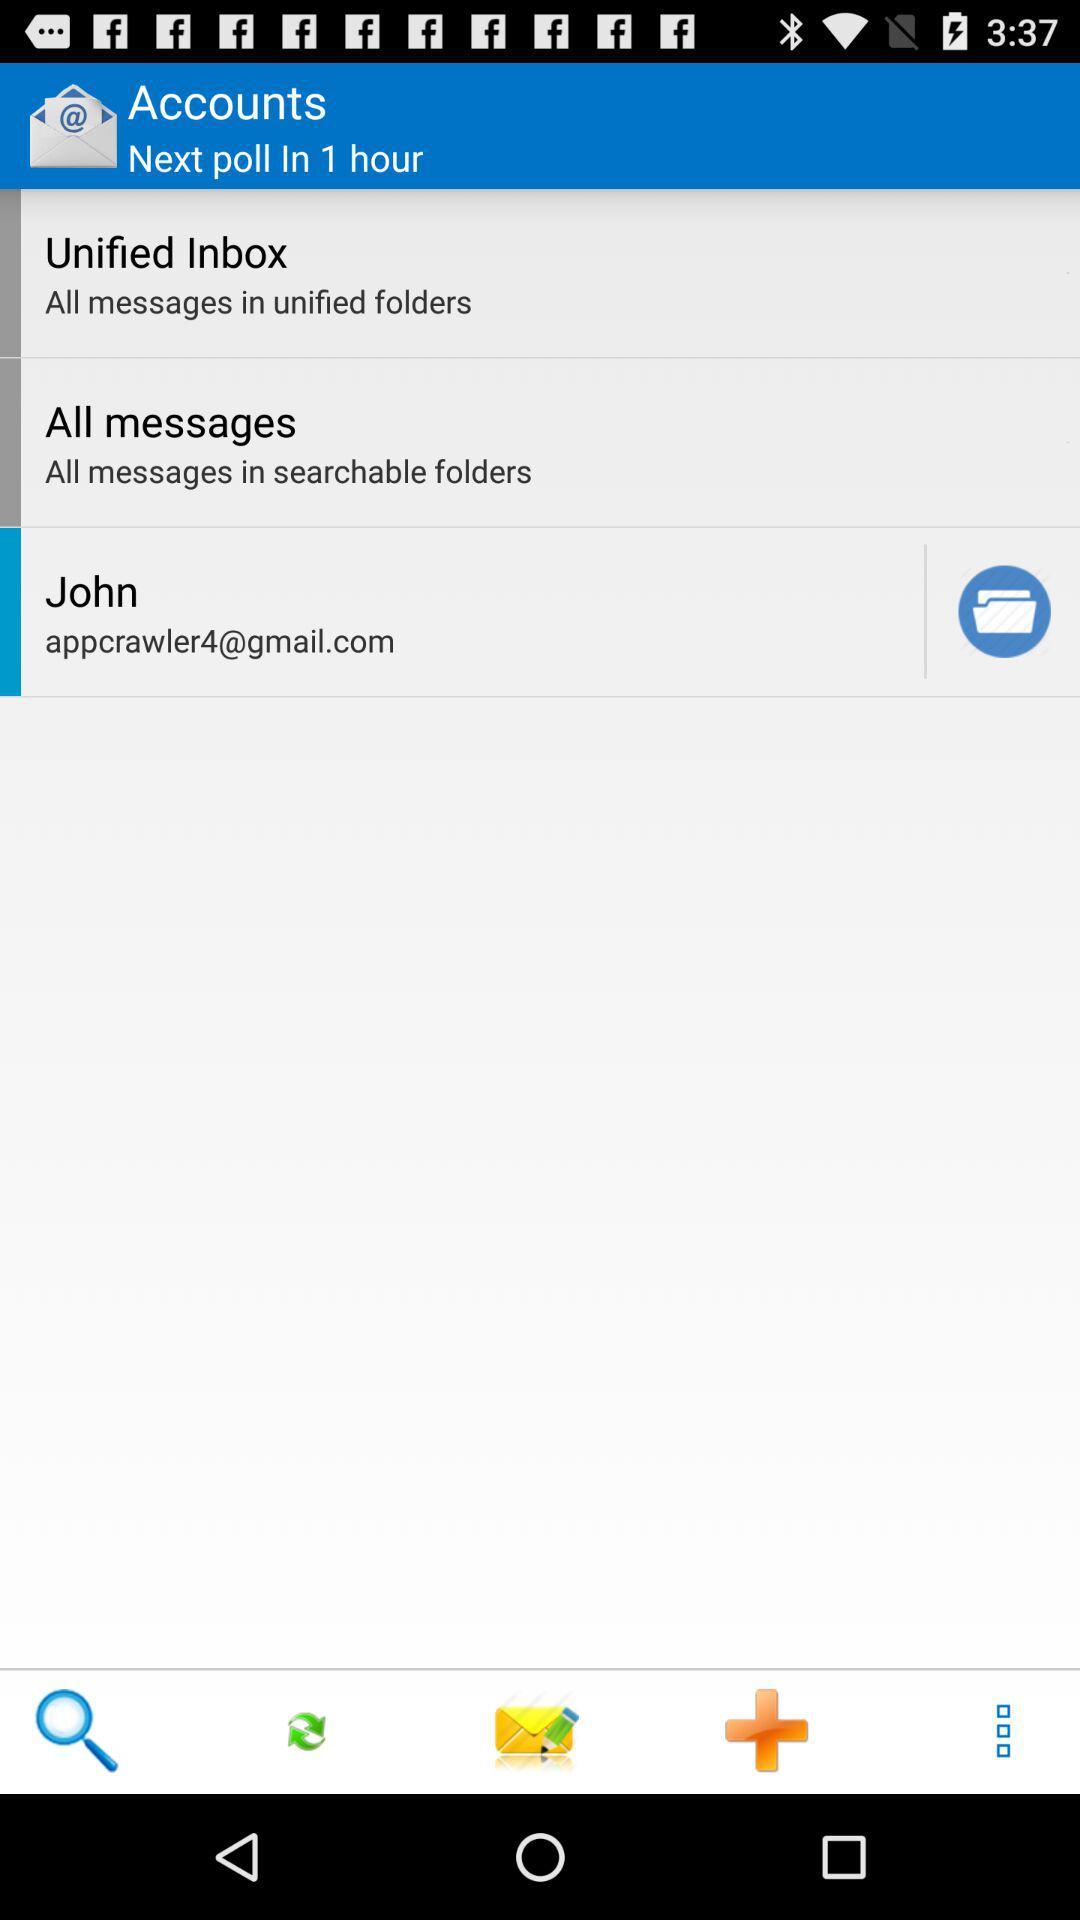 The width and height of the screenshot is (1080, 1920). What do you see at coordinates (536, 1730) in the screenshot?
I see `the icon below appcrawler4@gmail.com` at bounding box center [536, 1730].